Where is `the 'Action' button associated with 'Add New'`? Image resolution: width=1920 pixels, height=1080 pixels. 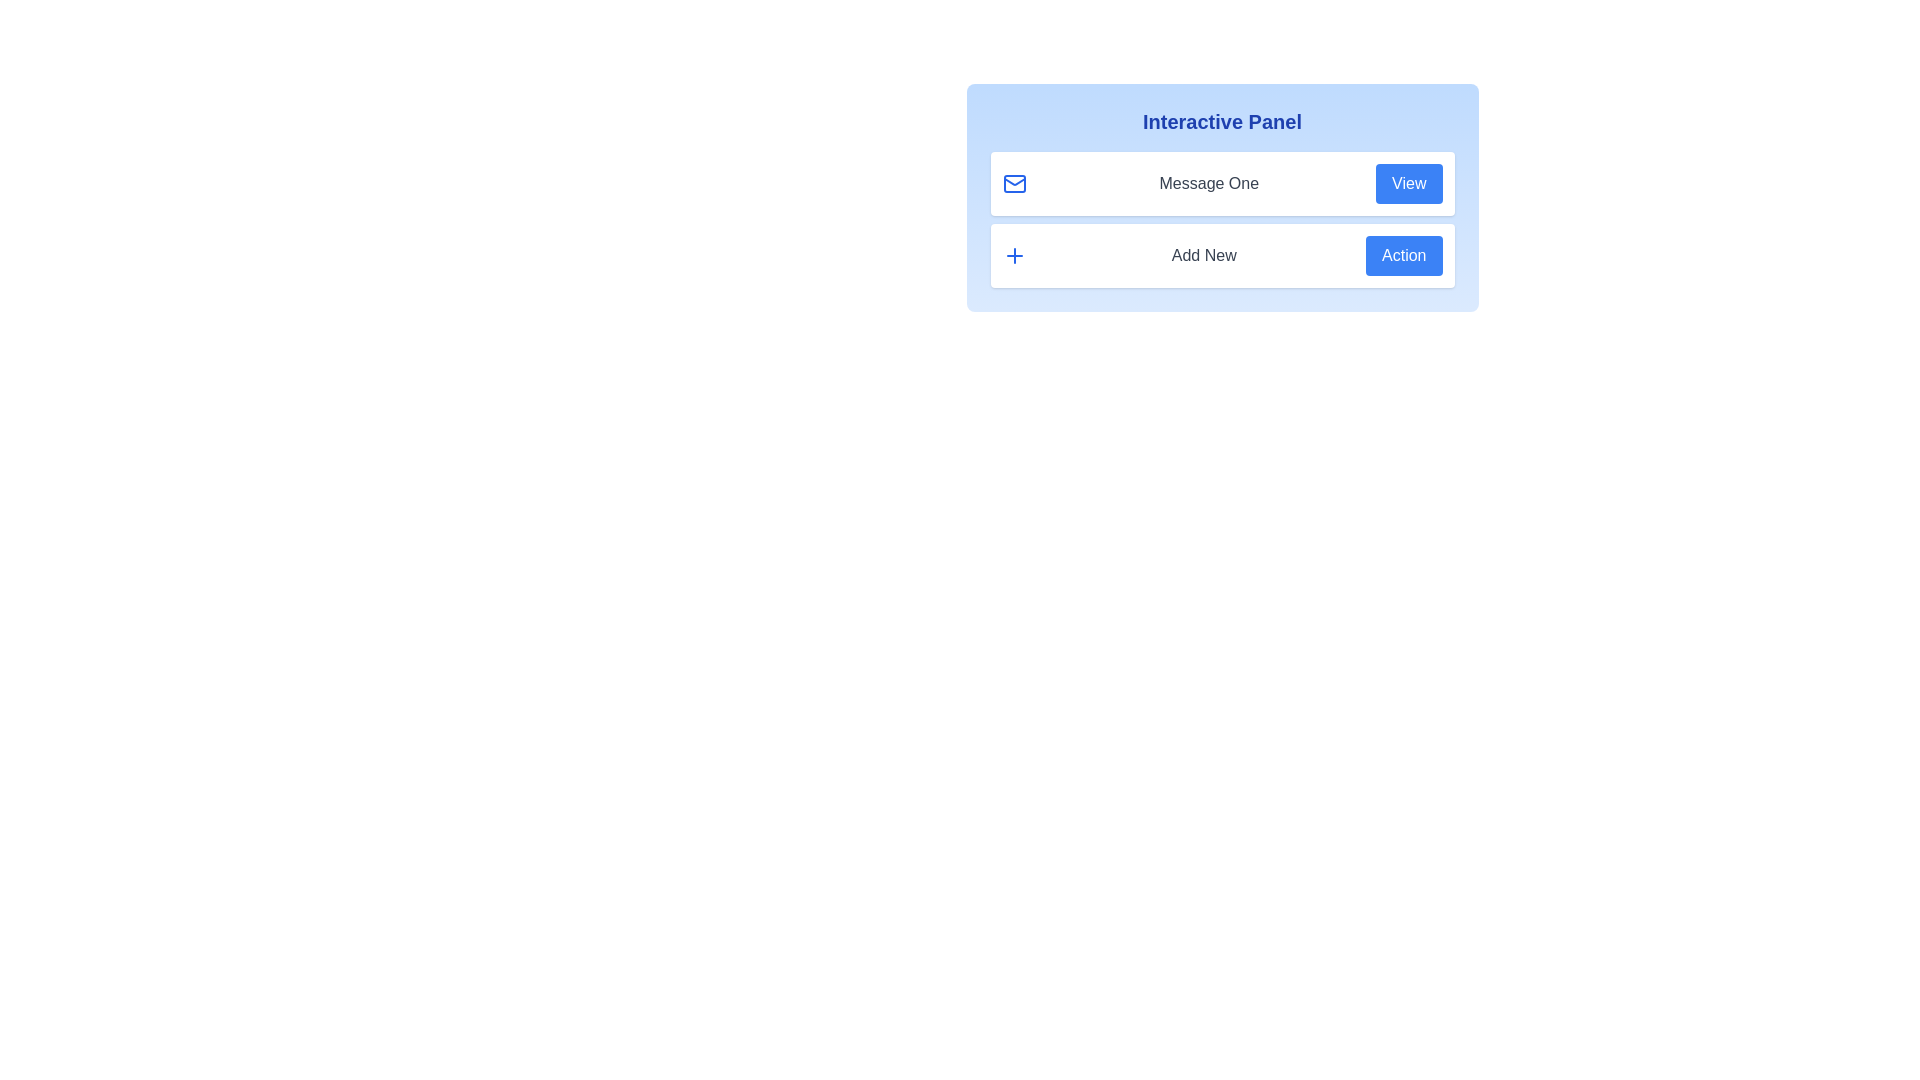
the 'Action' button associated with 'Add New' is located at coordinates (1402, 254).